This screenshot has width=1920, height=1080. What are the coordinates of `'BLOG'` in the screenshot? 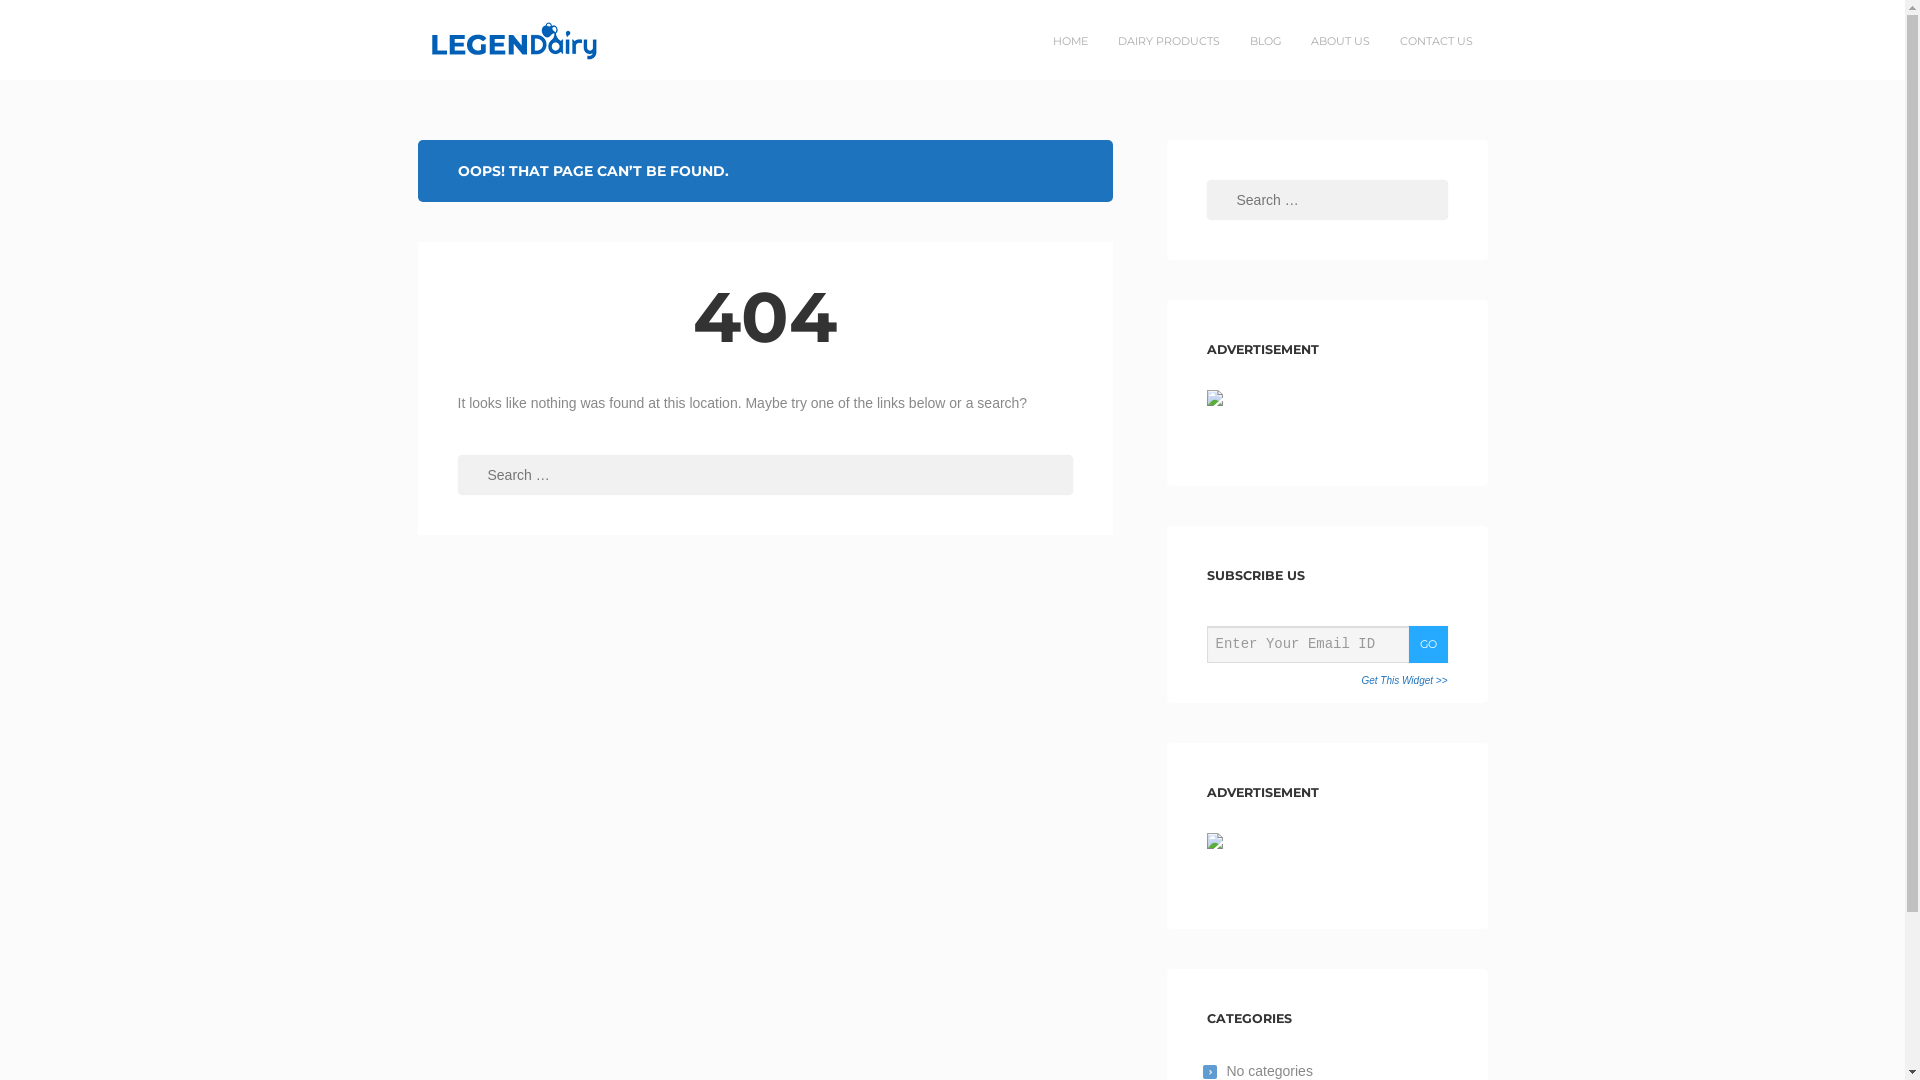 It's located at (1263, 41).